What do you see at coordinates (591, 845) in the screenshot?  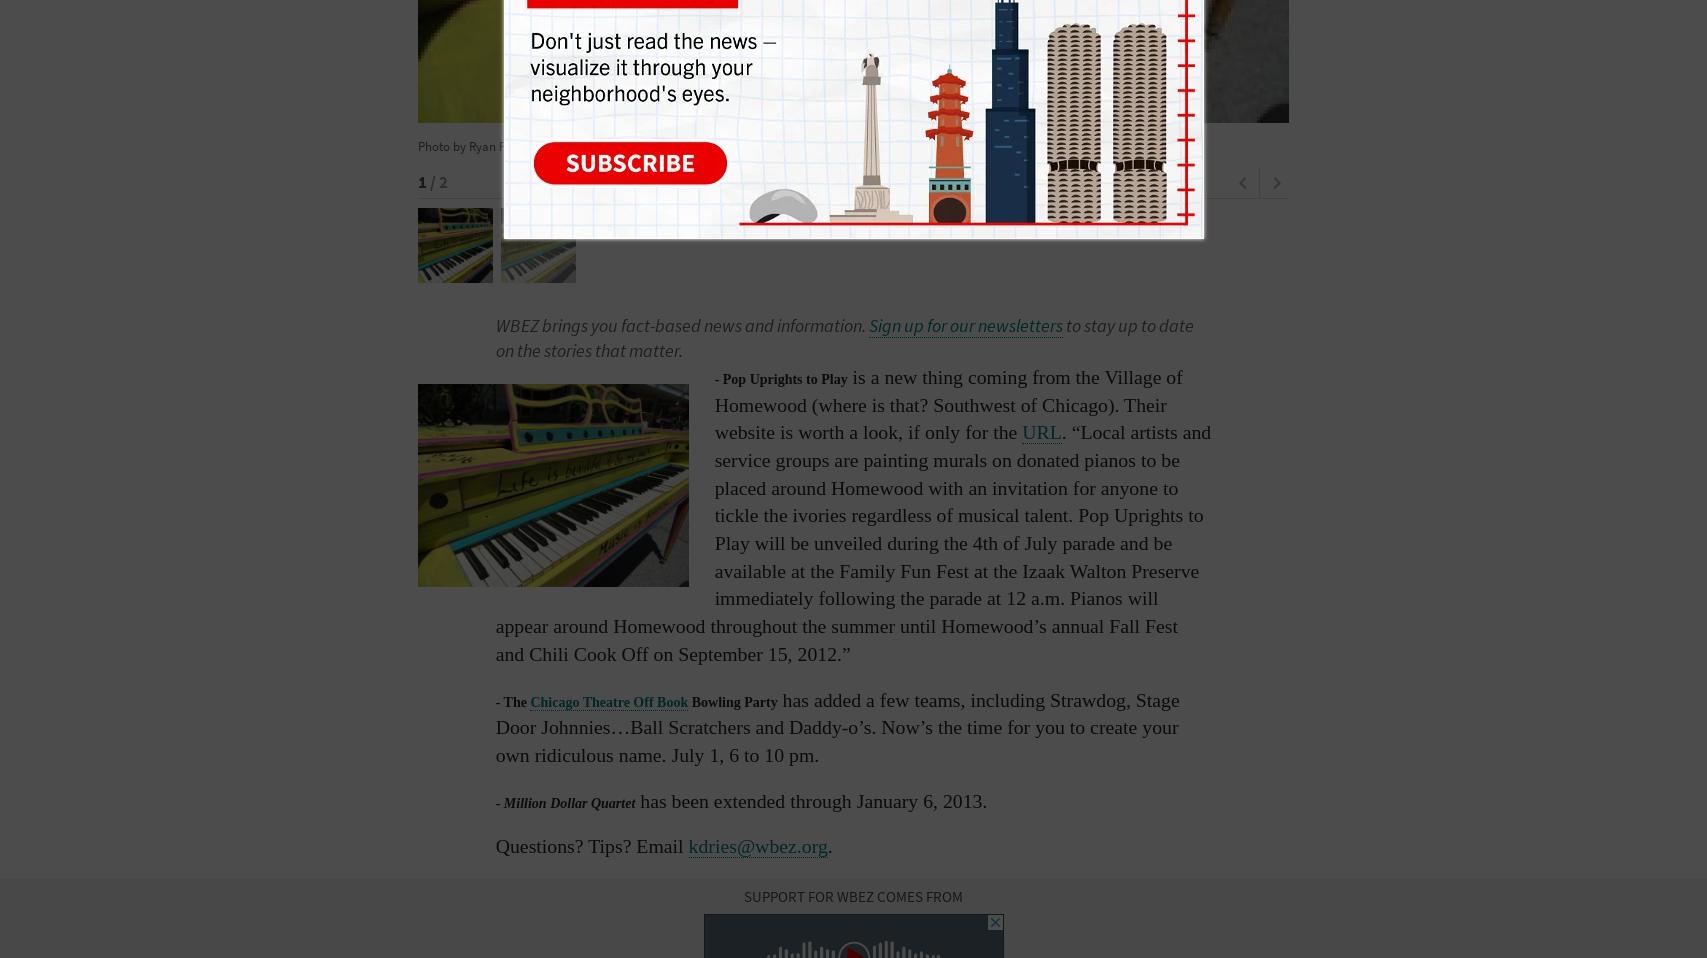 I see `'Questions? Tips? Email'` at bounding box center [591, 845].